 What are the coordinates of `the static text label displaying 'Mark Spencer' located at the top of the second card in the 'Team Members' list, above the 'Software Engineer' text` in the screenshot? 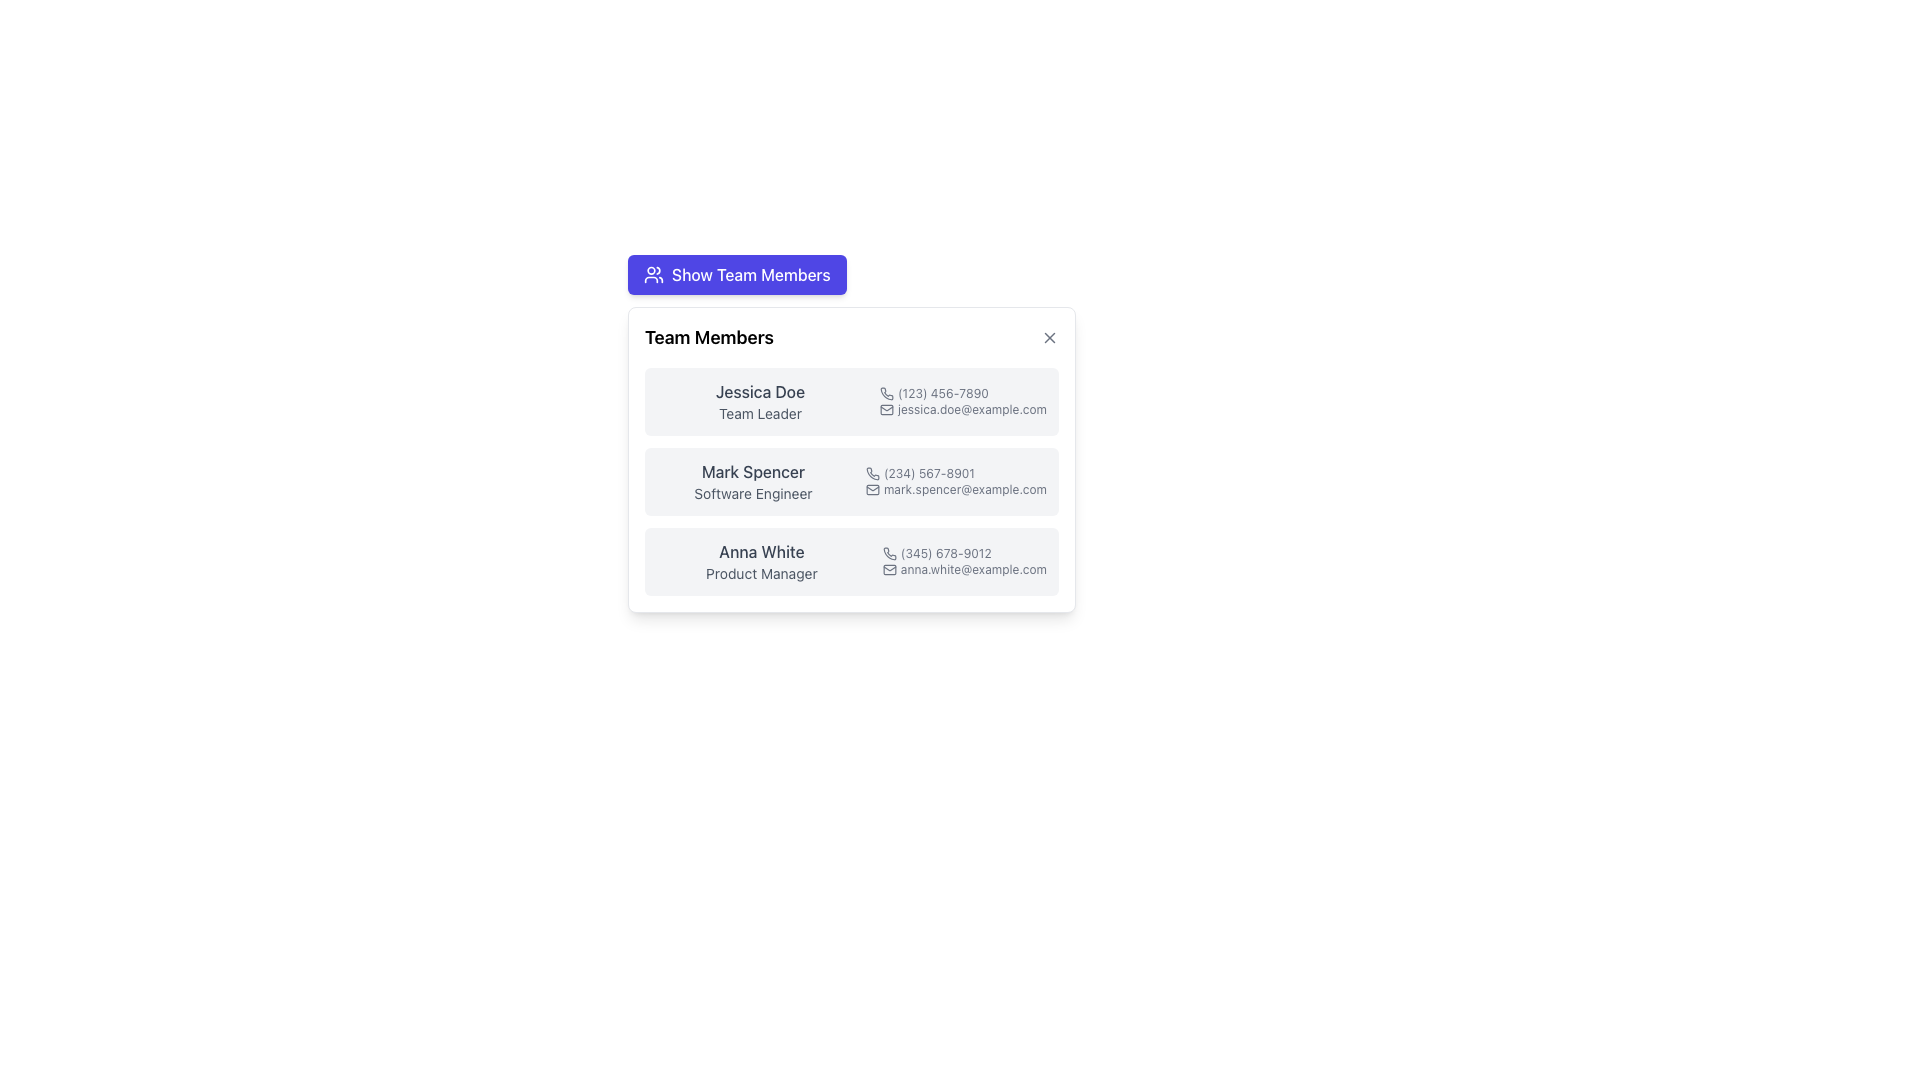 It's located at (752, 471).